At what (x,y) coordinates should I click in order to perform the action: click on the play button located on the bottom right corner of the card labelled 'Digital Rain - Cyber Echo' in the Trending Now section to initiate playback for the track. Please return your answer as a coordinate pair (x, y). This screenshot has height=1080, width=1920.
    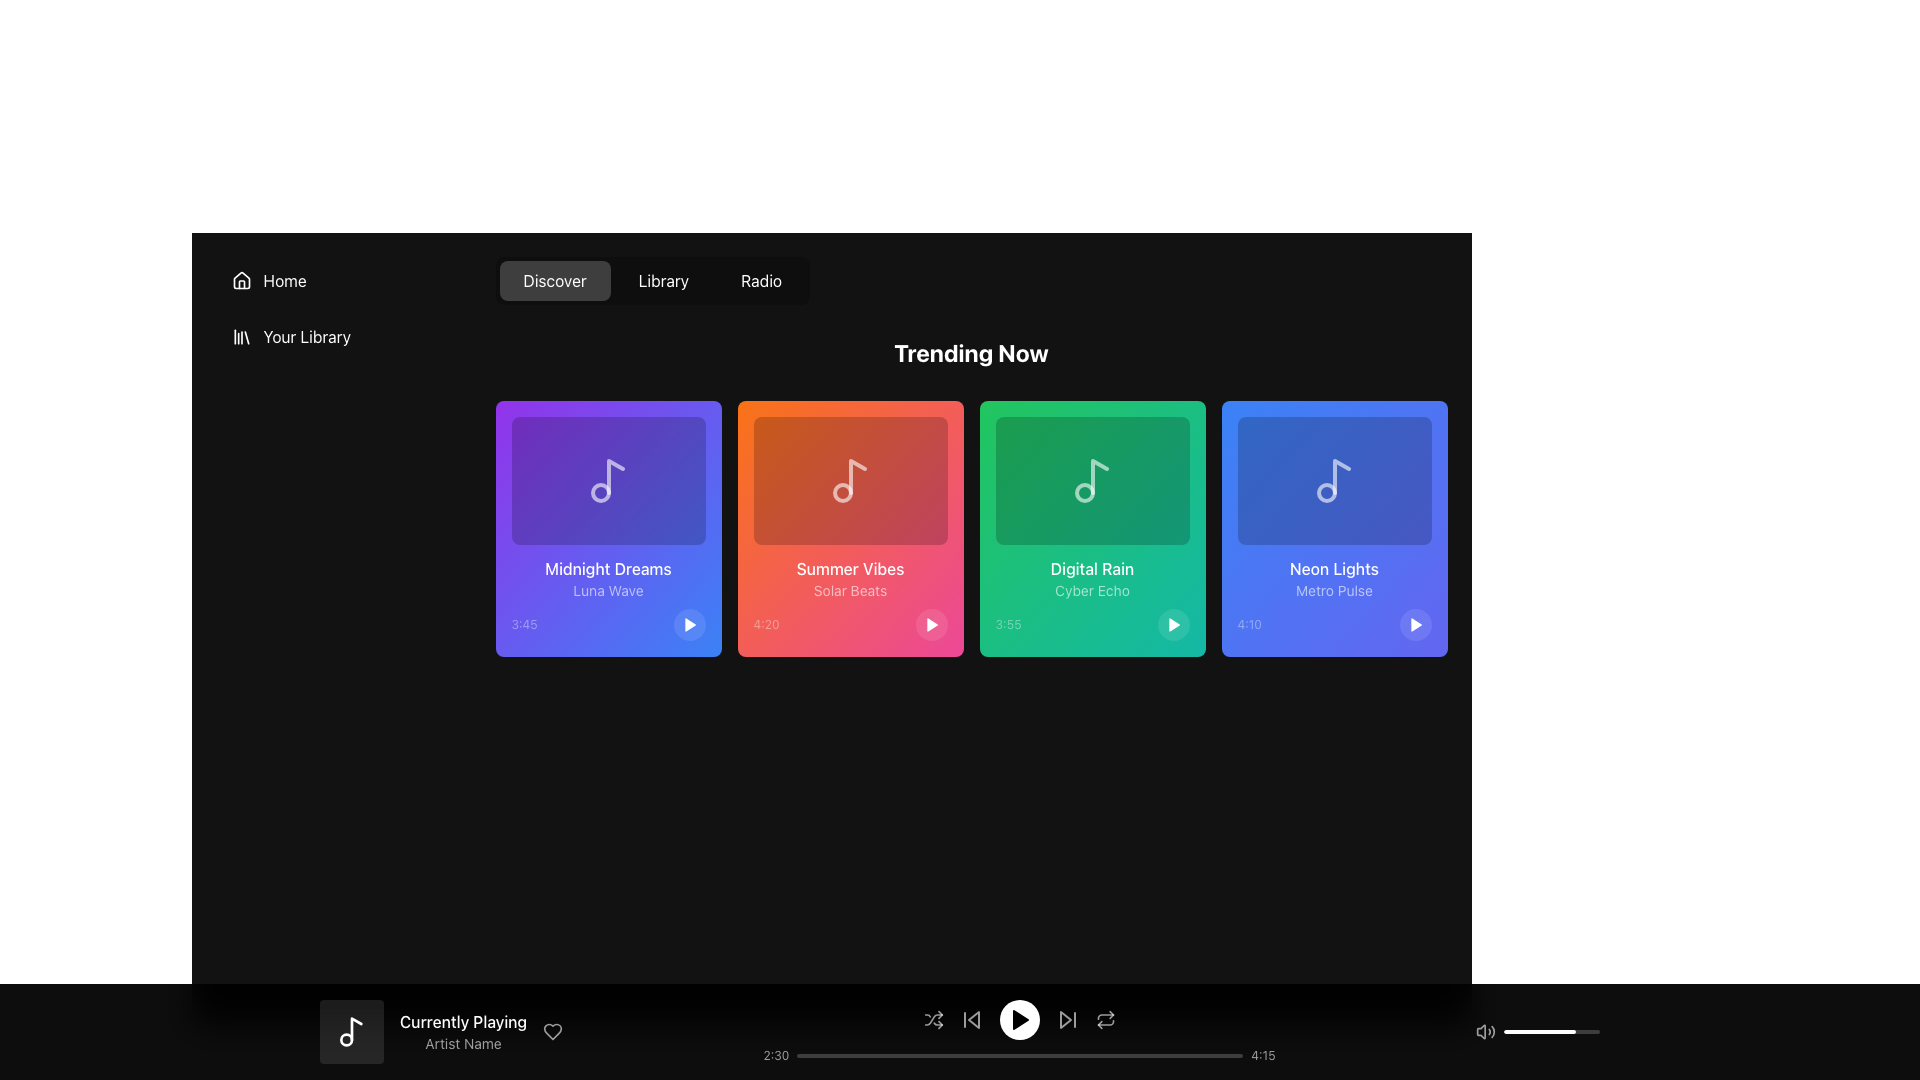
    Looking at the image, I should click on (1091, 623).